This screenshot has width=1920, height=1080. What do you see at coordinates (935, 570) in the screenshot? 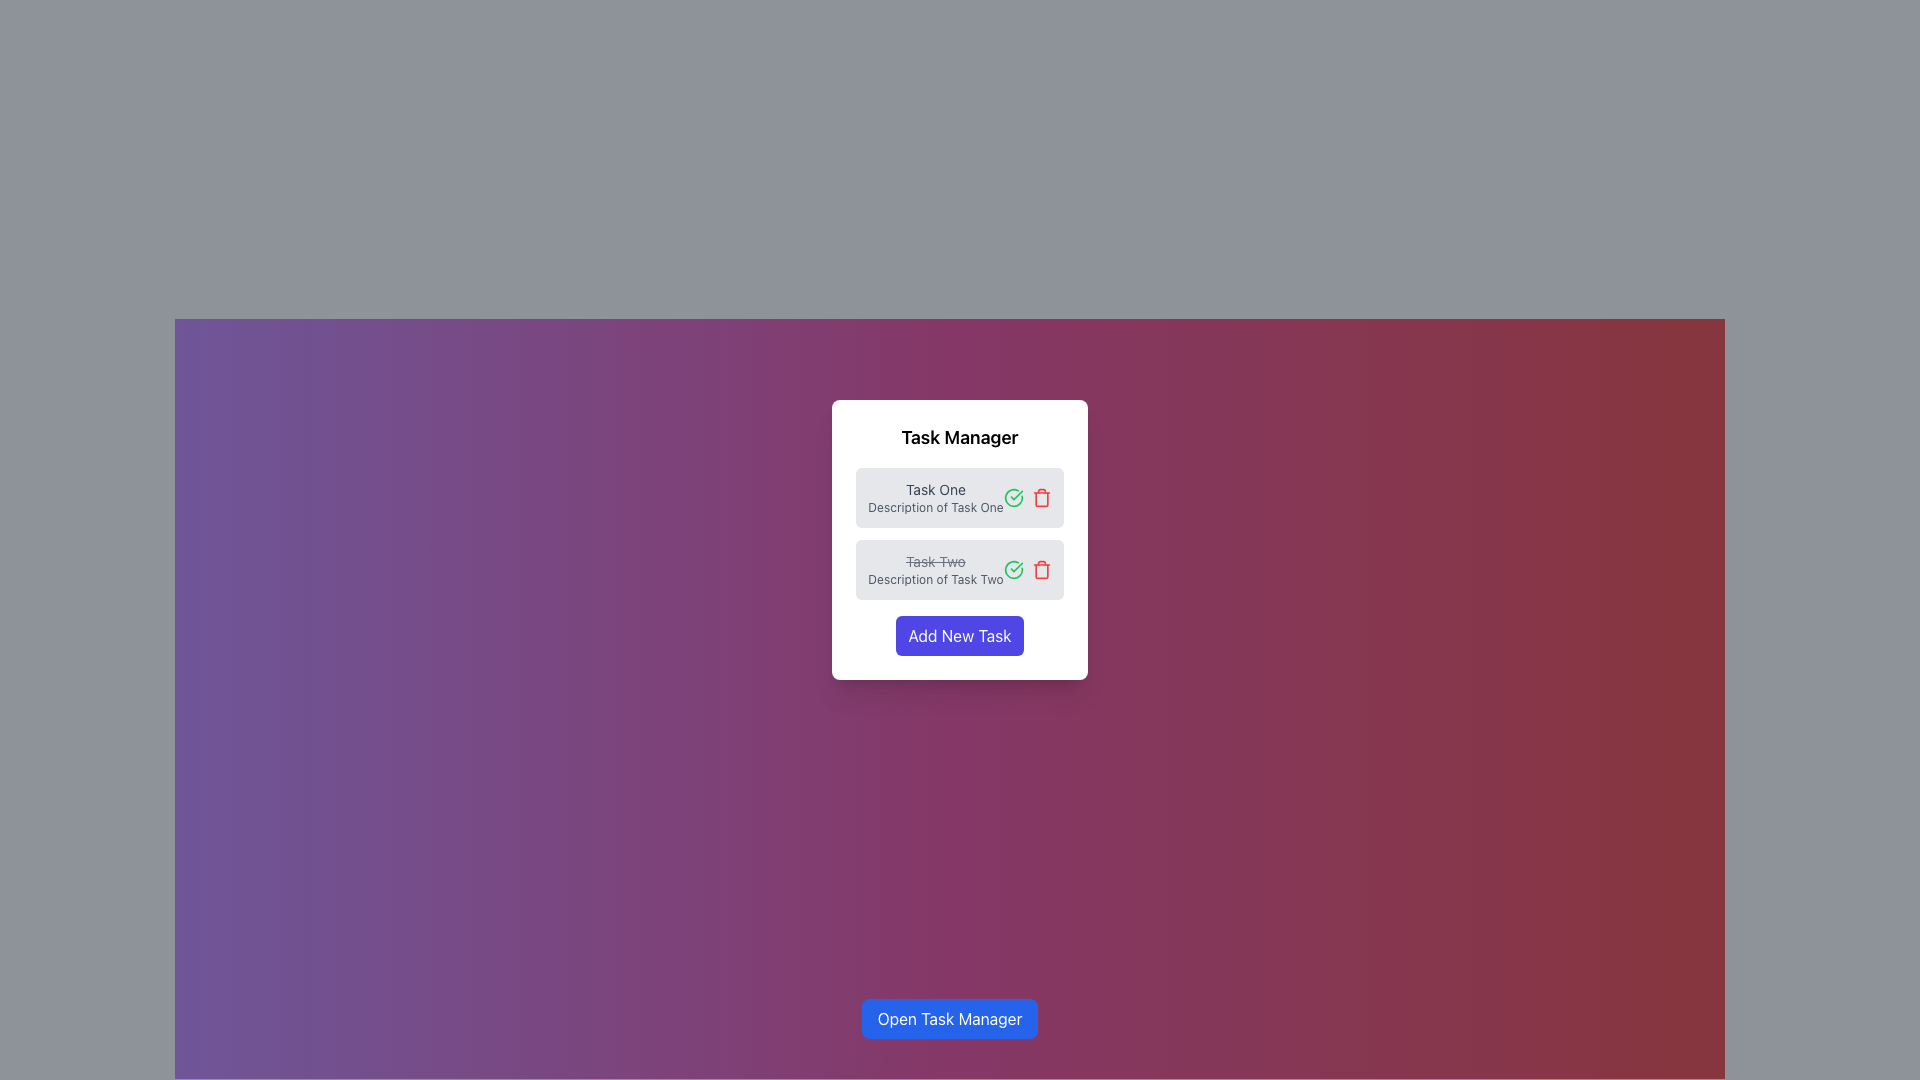
I see `the text display element providing information about 'Task Two', which is located in the second task card section of the task manager interface` at bounding box center [935, 570].